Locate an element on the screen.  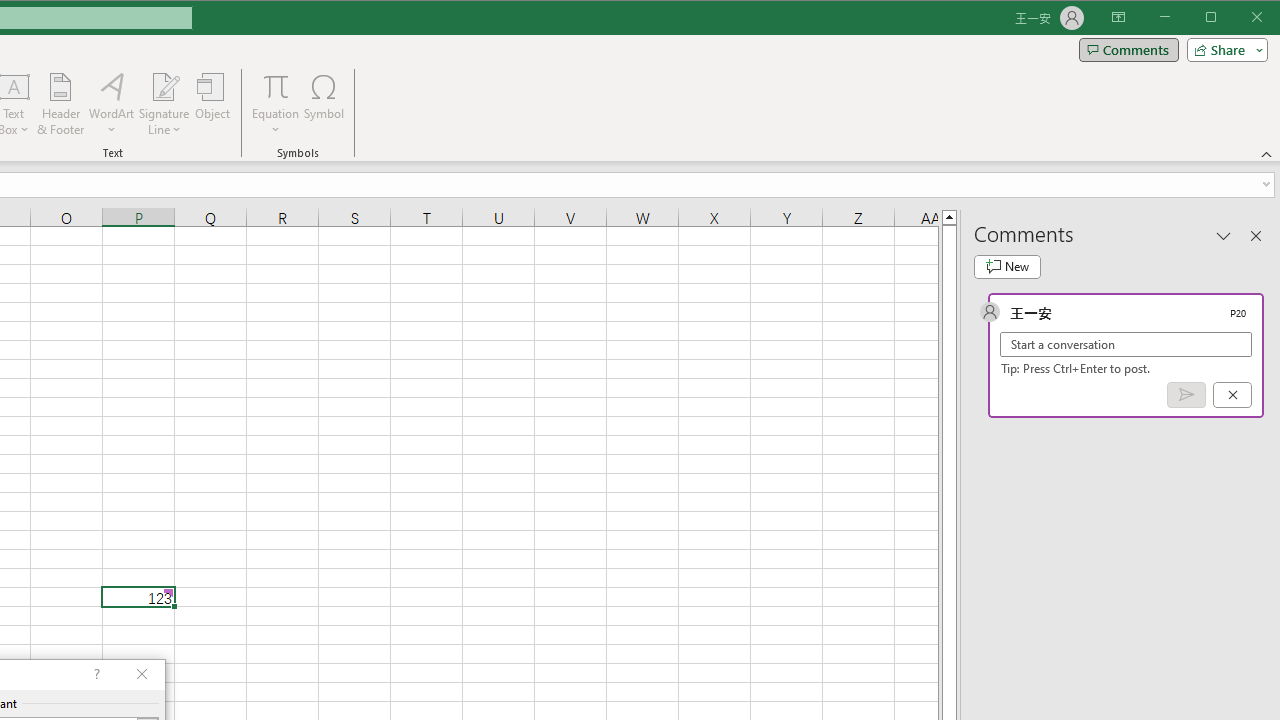
'Symbol...' is located at coordinates (324, 104).